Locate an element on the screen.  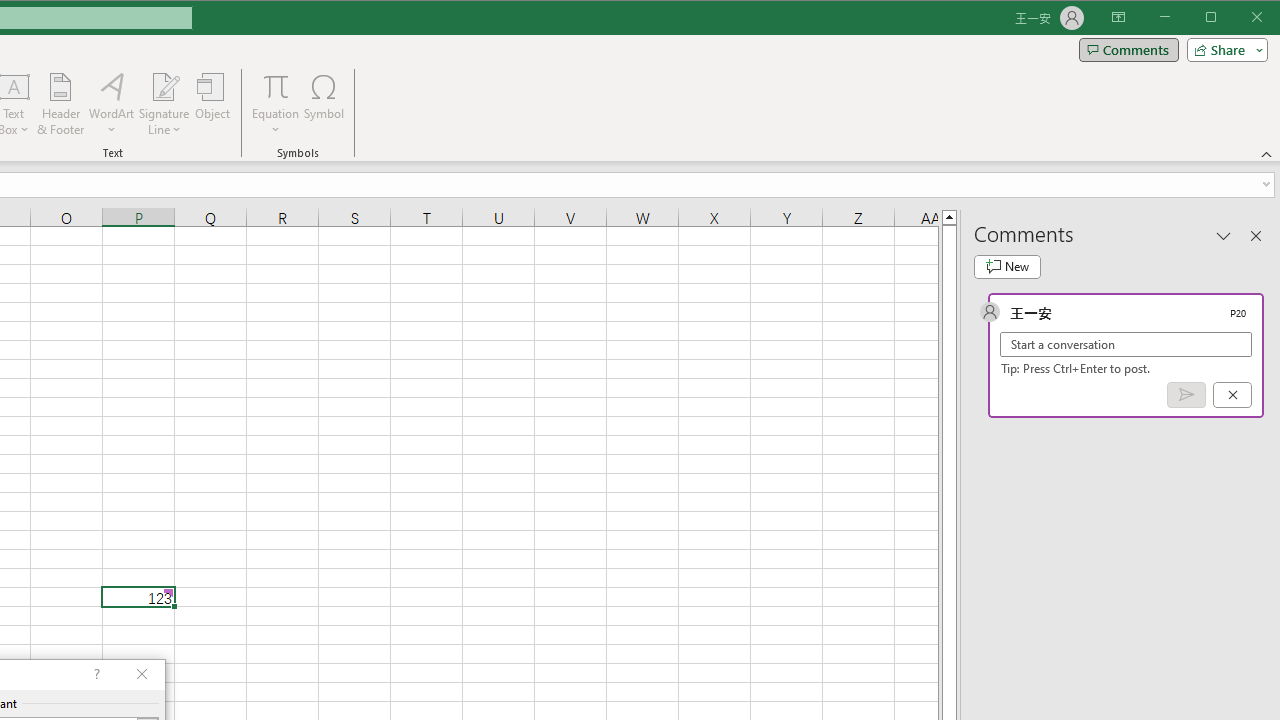
'Symbol...' is located at coordinates (324, 104).